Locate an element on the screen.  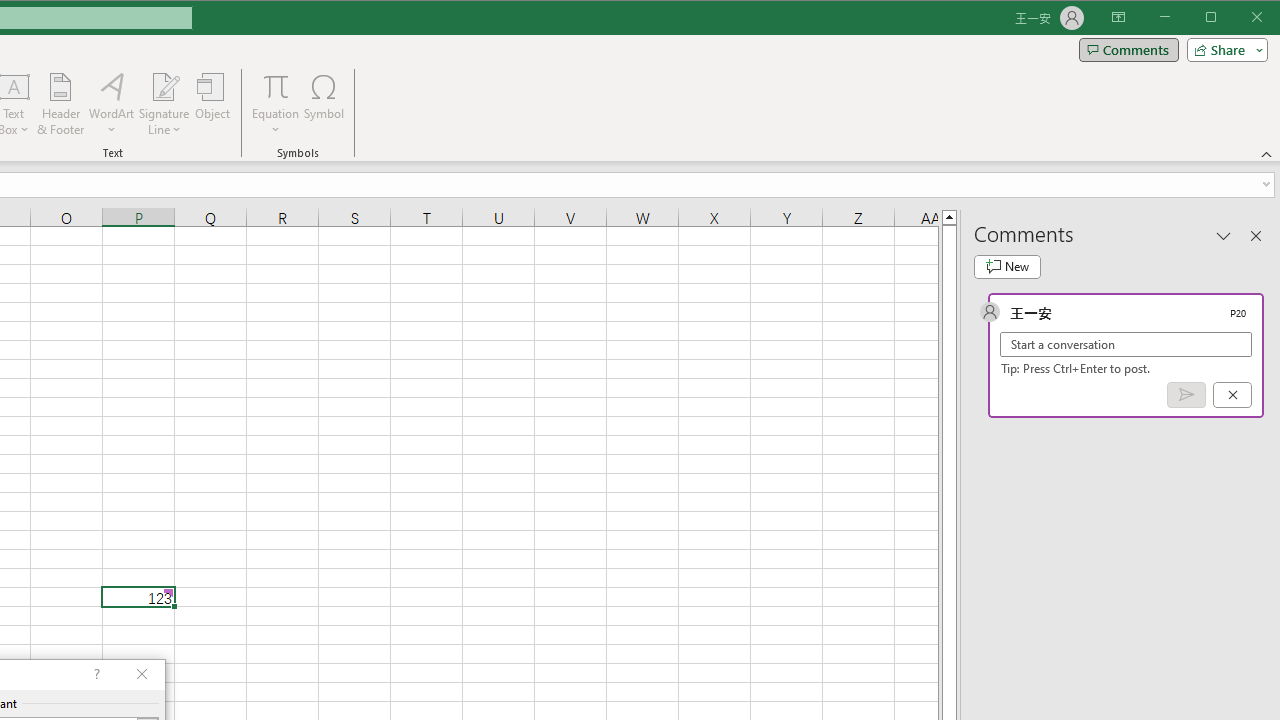
'Symbol...' is located at coordinates (324, 104).